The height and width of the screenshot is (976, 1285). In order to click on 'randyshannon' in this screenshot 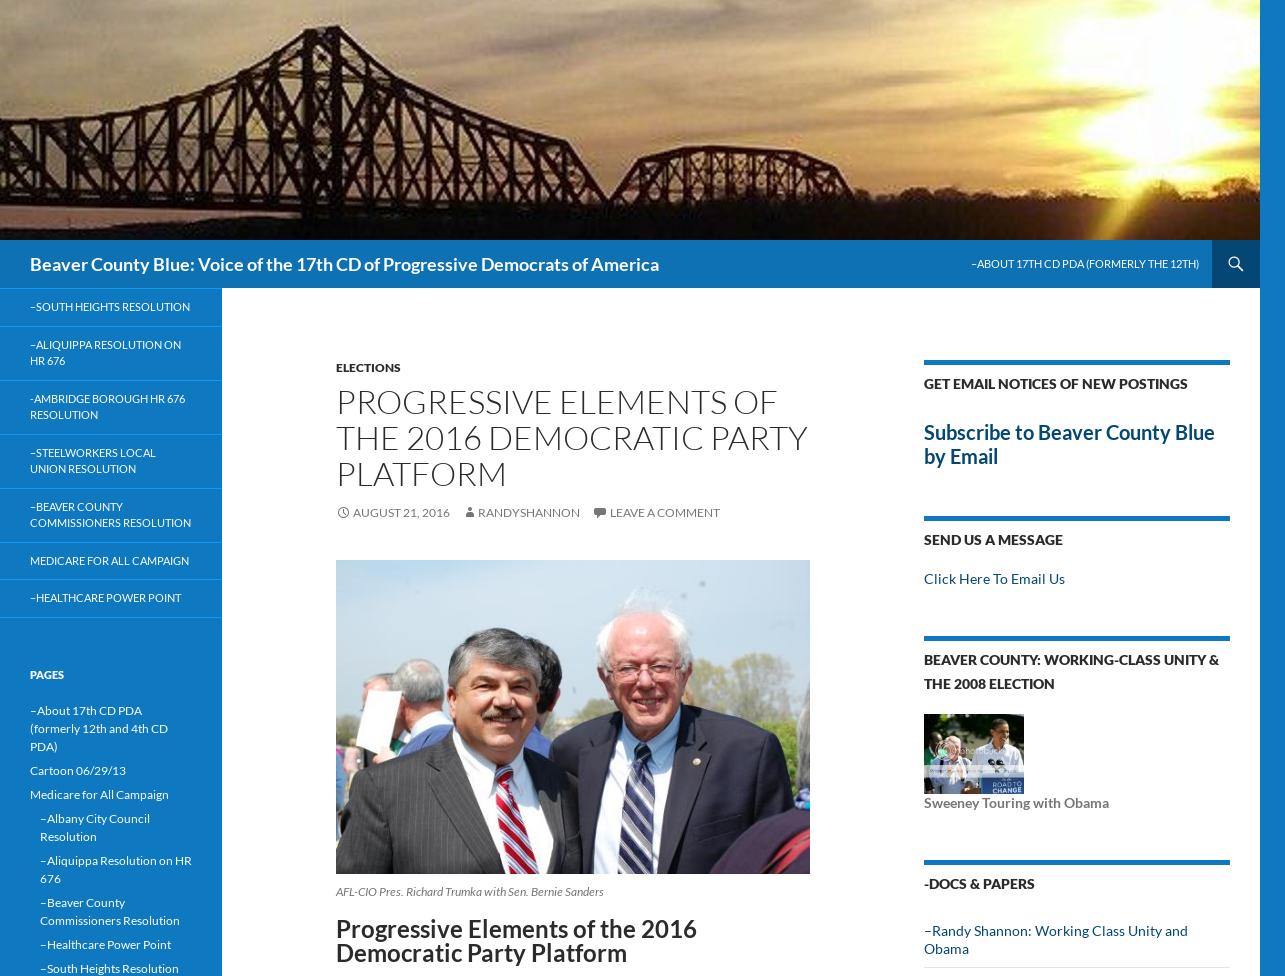, I will do `click(529, 512)`.